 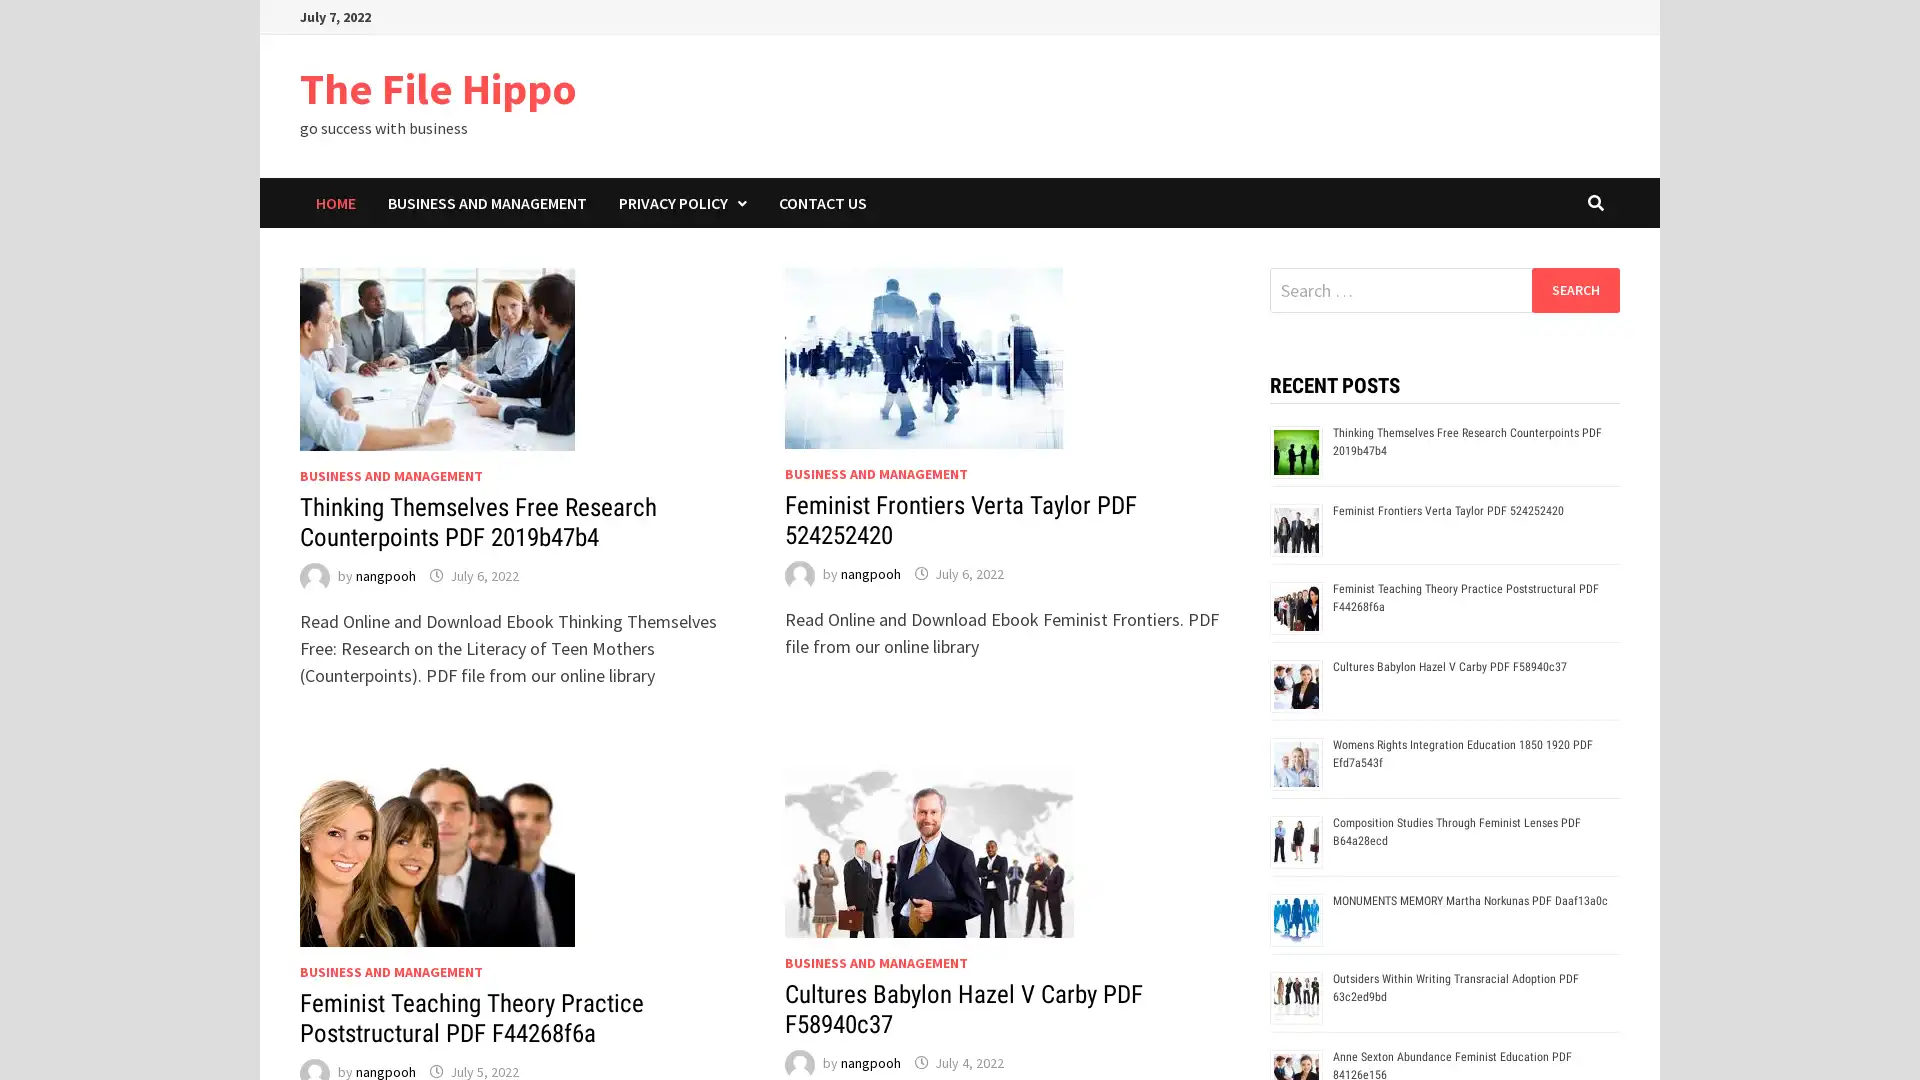 I want to click on Search, so click(x=1574, y=289).